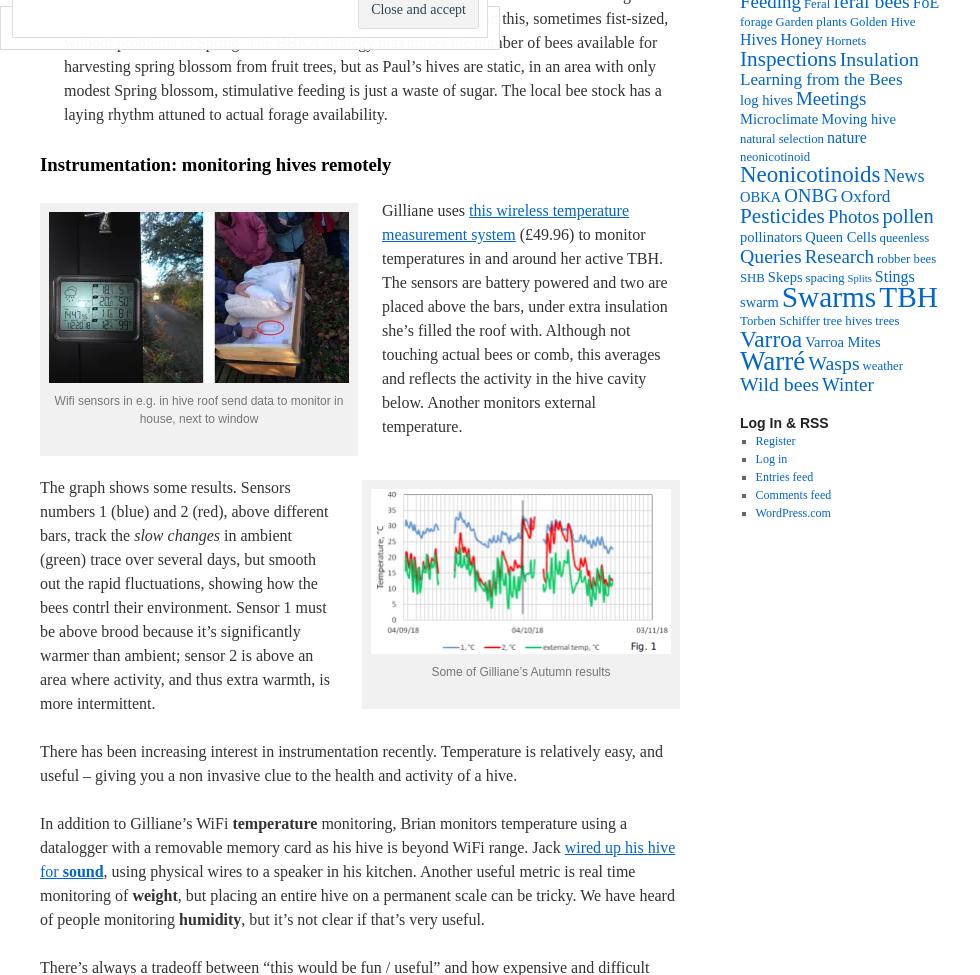 This screenshot has height=975, width=980. I want to click on 'Wild bees', so click(779, 382).